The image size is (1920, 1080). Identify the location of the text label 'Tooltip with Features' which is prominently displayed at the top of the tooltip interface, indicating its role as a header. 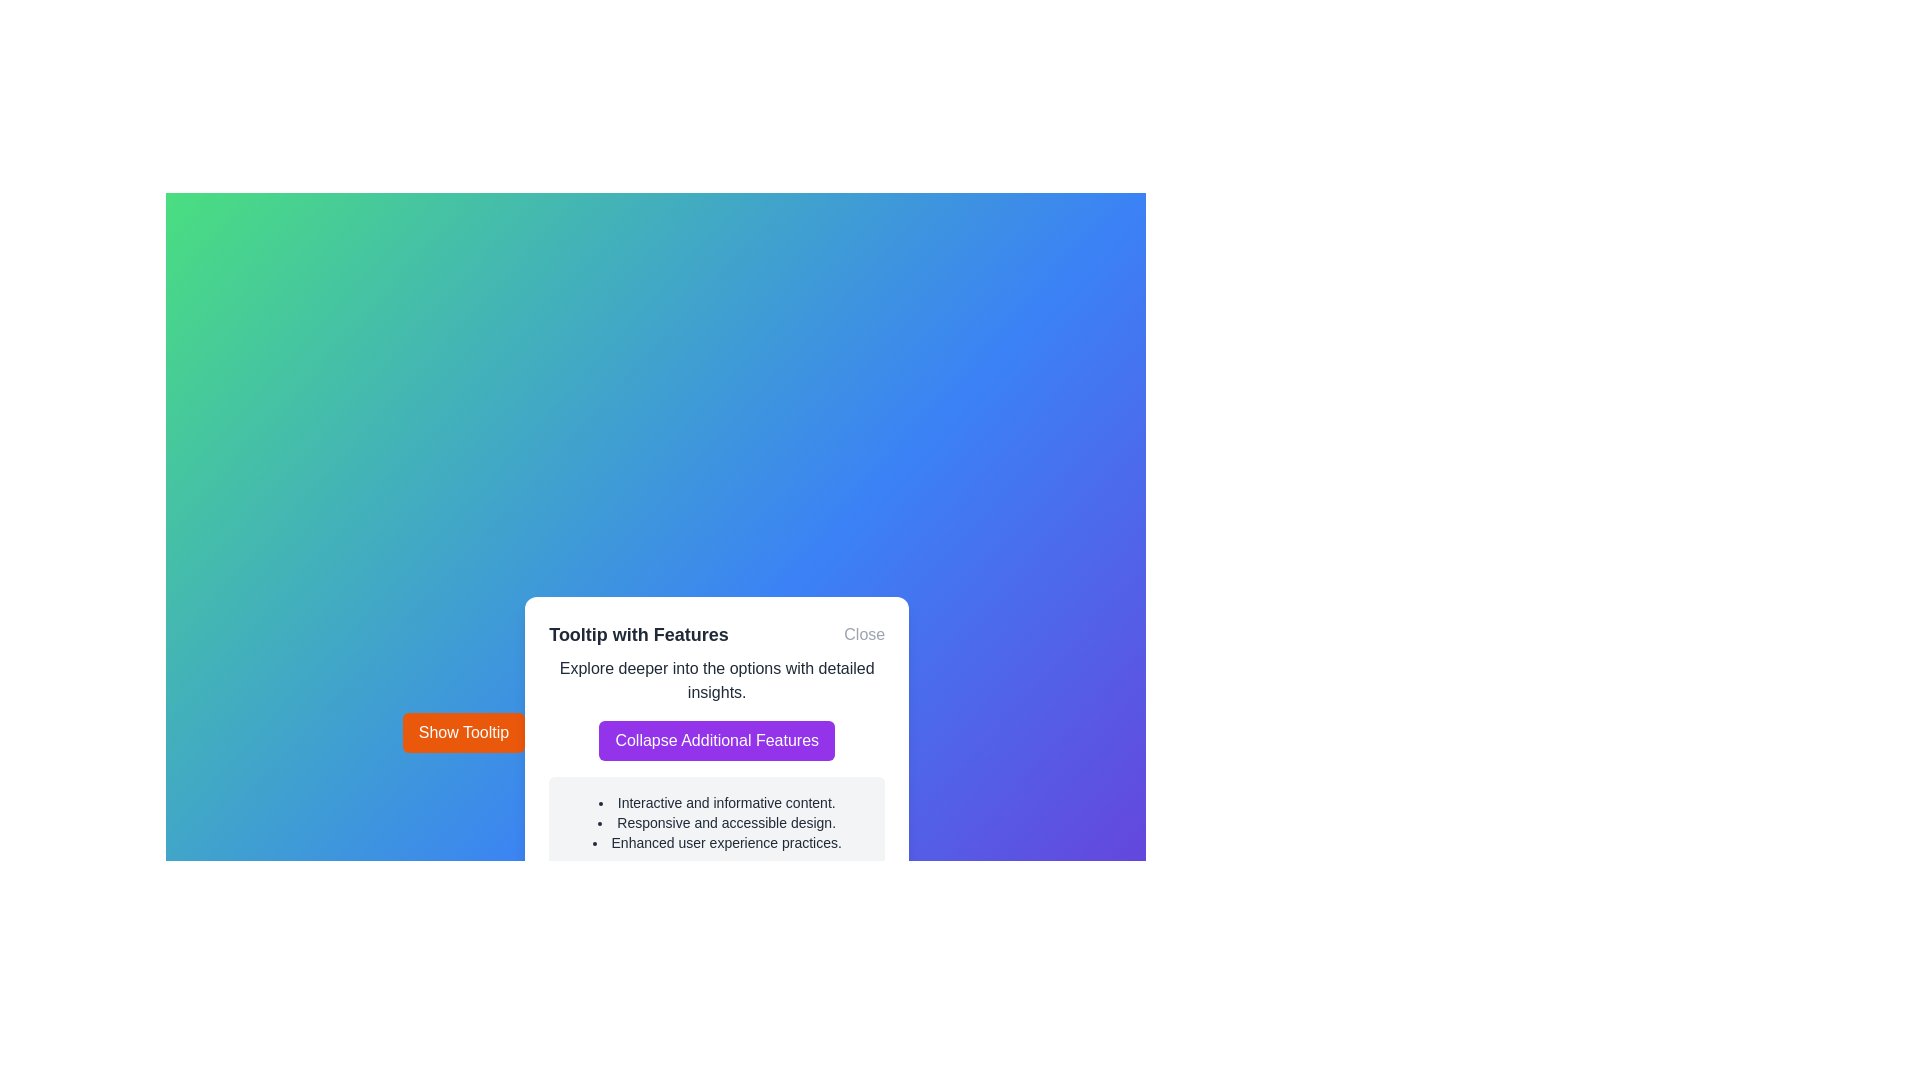
(637, 635).